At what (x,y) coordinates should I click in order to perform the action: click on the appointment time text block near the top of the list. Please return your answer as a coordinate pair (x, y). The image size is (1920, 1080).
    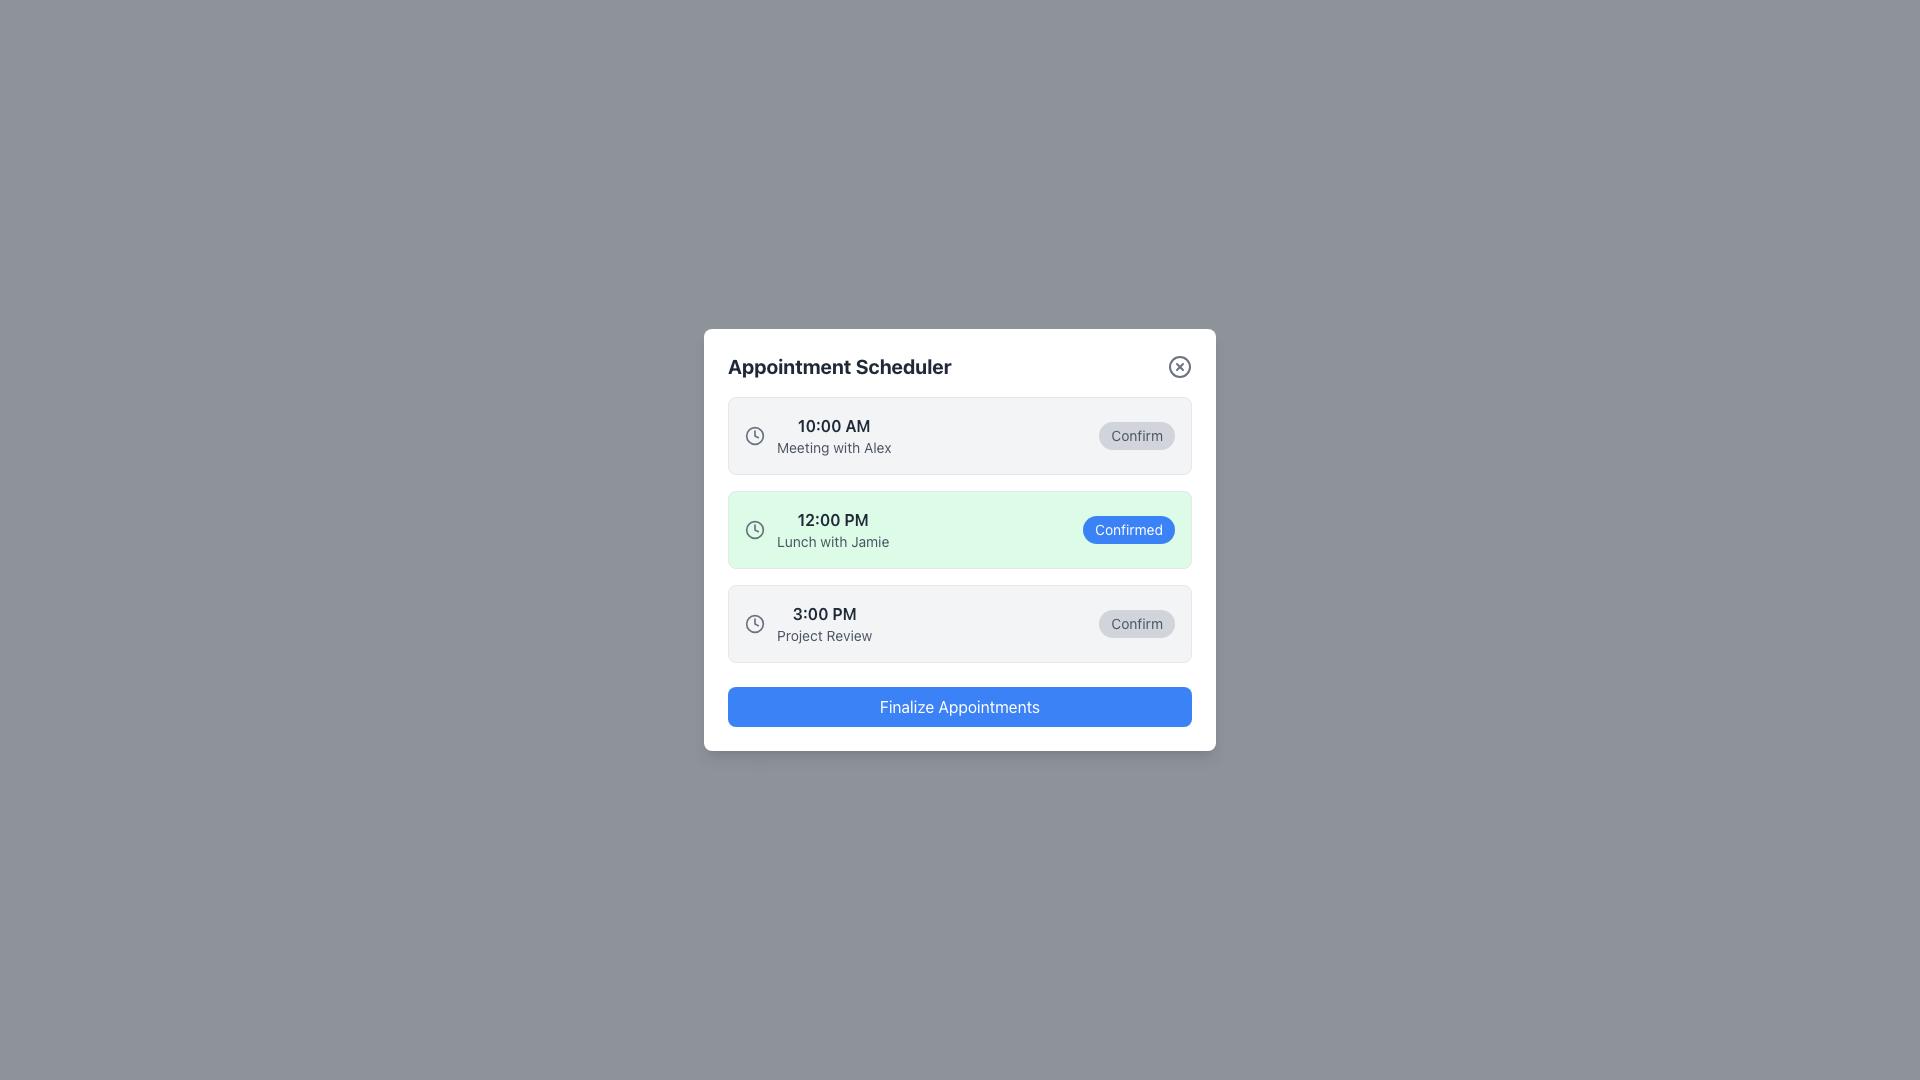
    Looking at the image, I should click on (817, 434).